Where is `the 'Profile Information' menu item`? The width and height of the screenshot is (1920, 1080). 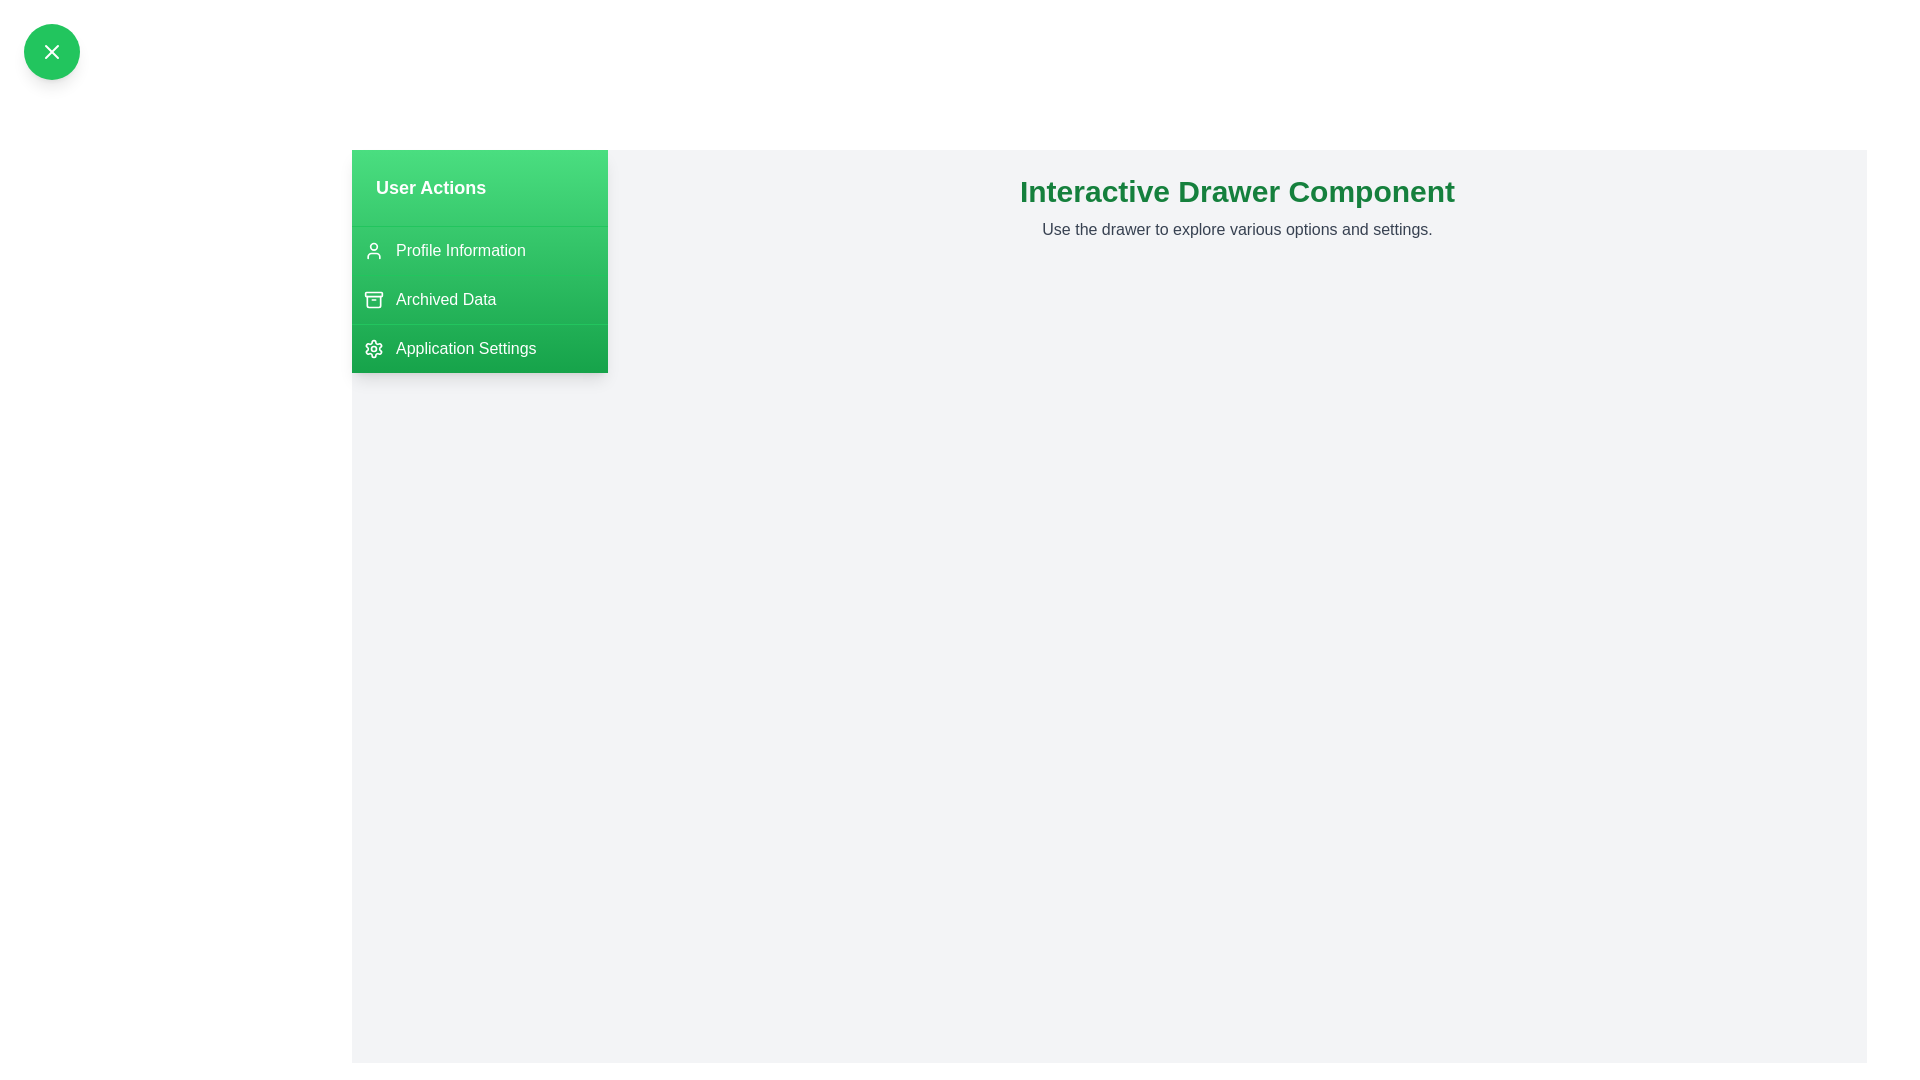 the 'Profile Information' menu item is located at coordinates (480, 249).